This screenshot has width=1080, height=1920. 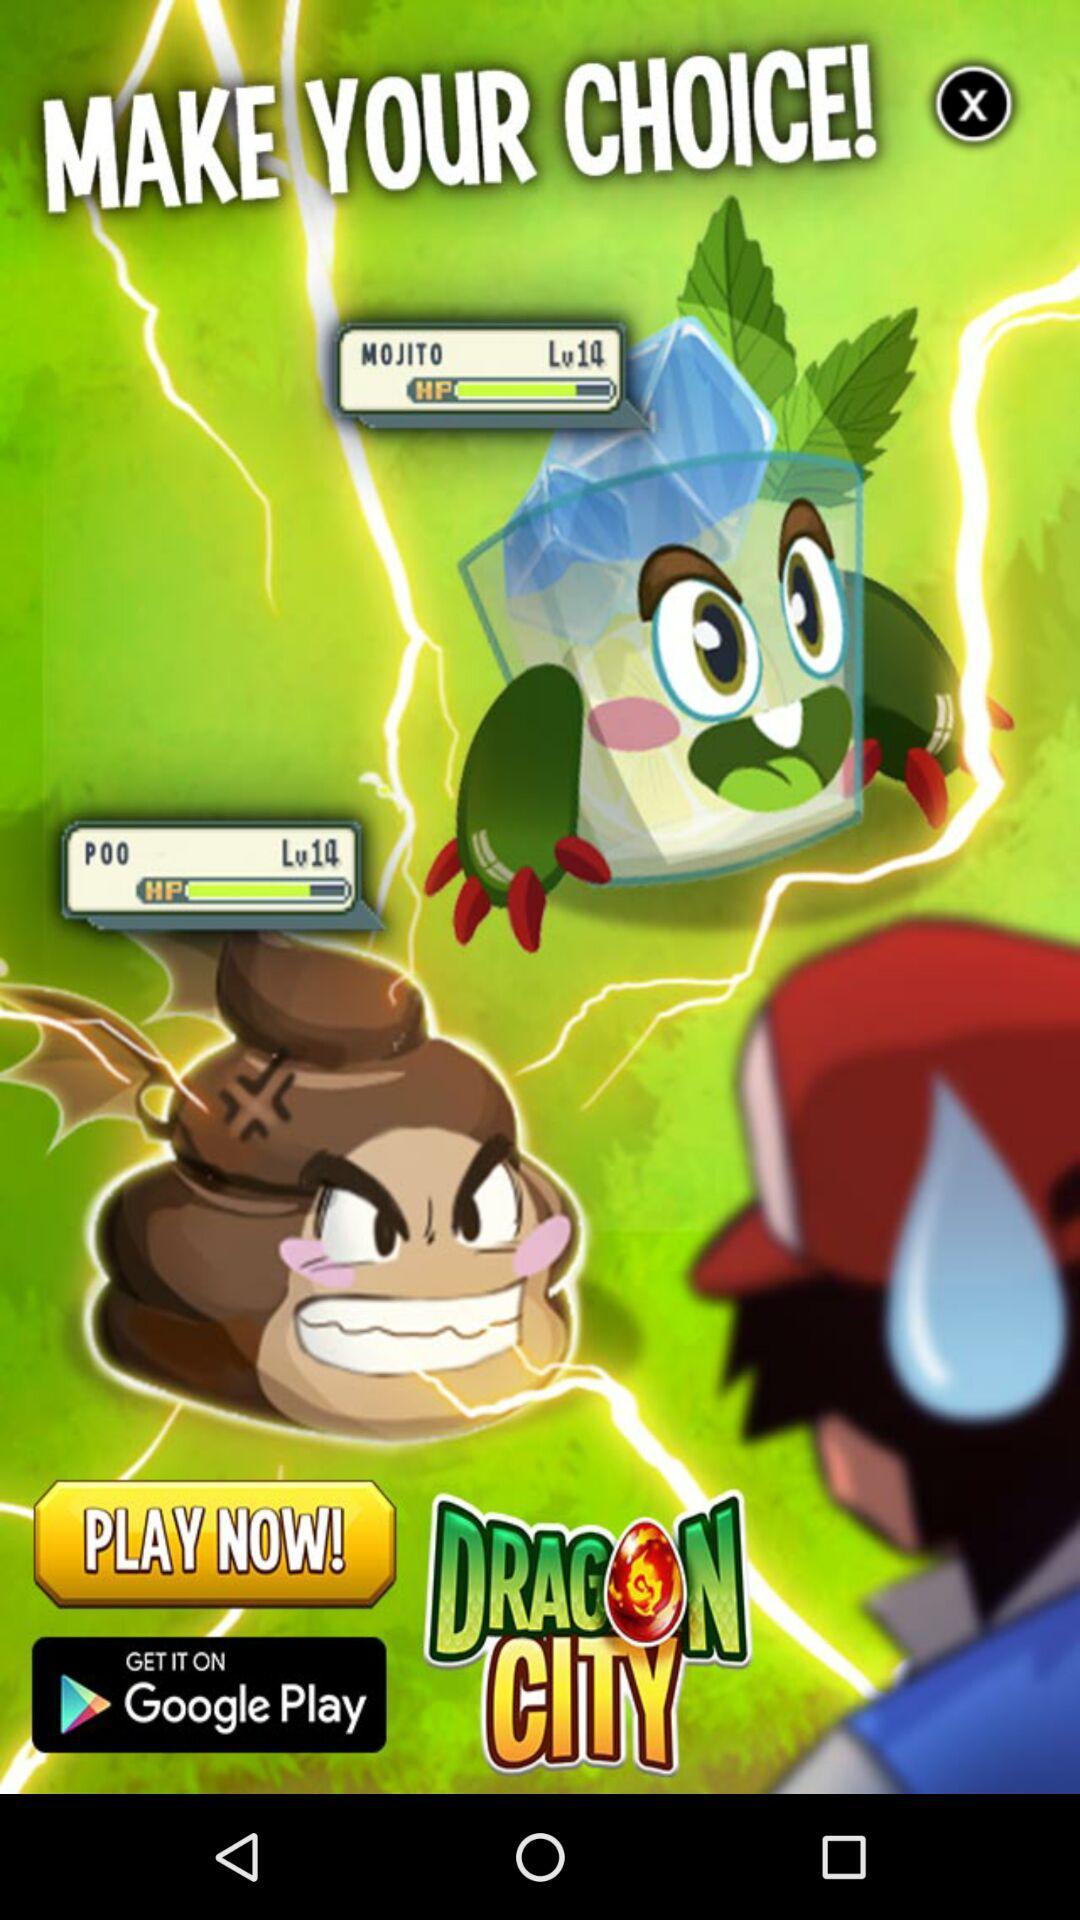 I want to click on the close icon, so click(x=974, y=111).